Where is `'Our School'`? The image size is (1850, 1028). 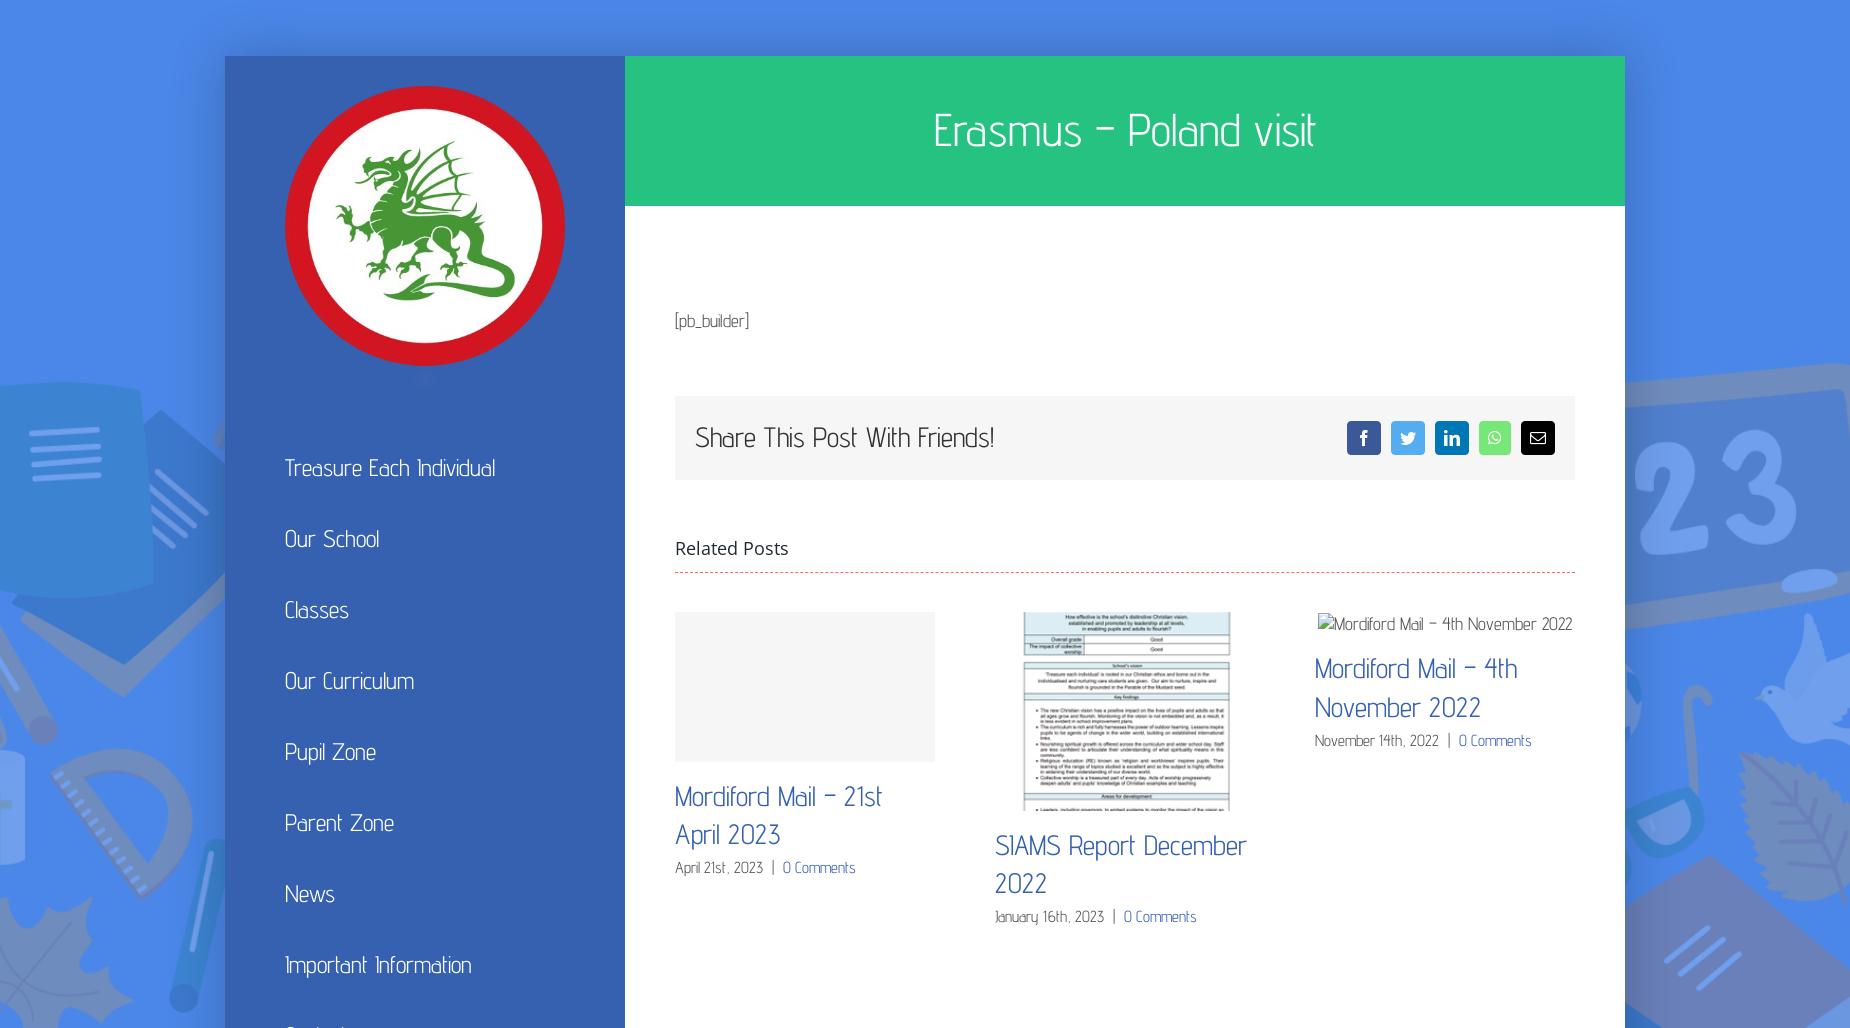
'Our School' is located at coordinates (331, 537).